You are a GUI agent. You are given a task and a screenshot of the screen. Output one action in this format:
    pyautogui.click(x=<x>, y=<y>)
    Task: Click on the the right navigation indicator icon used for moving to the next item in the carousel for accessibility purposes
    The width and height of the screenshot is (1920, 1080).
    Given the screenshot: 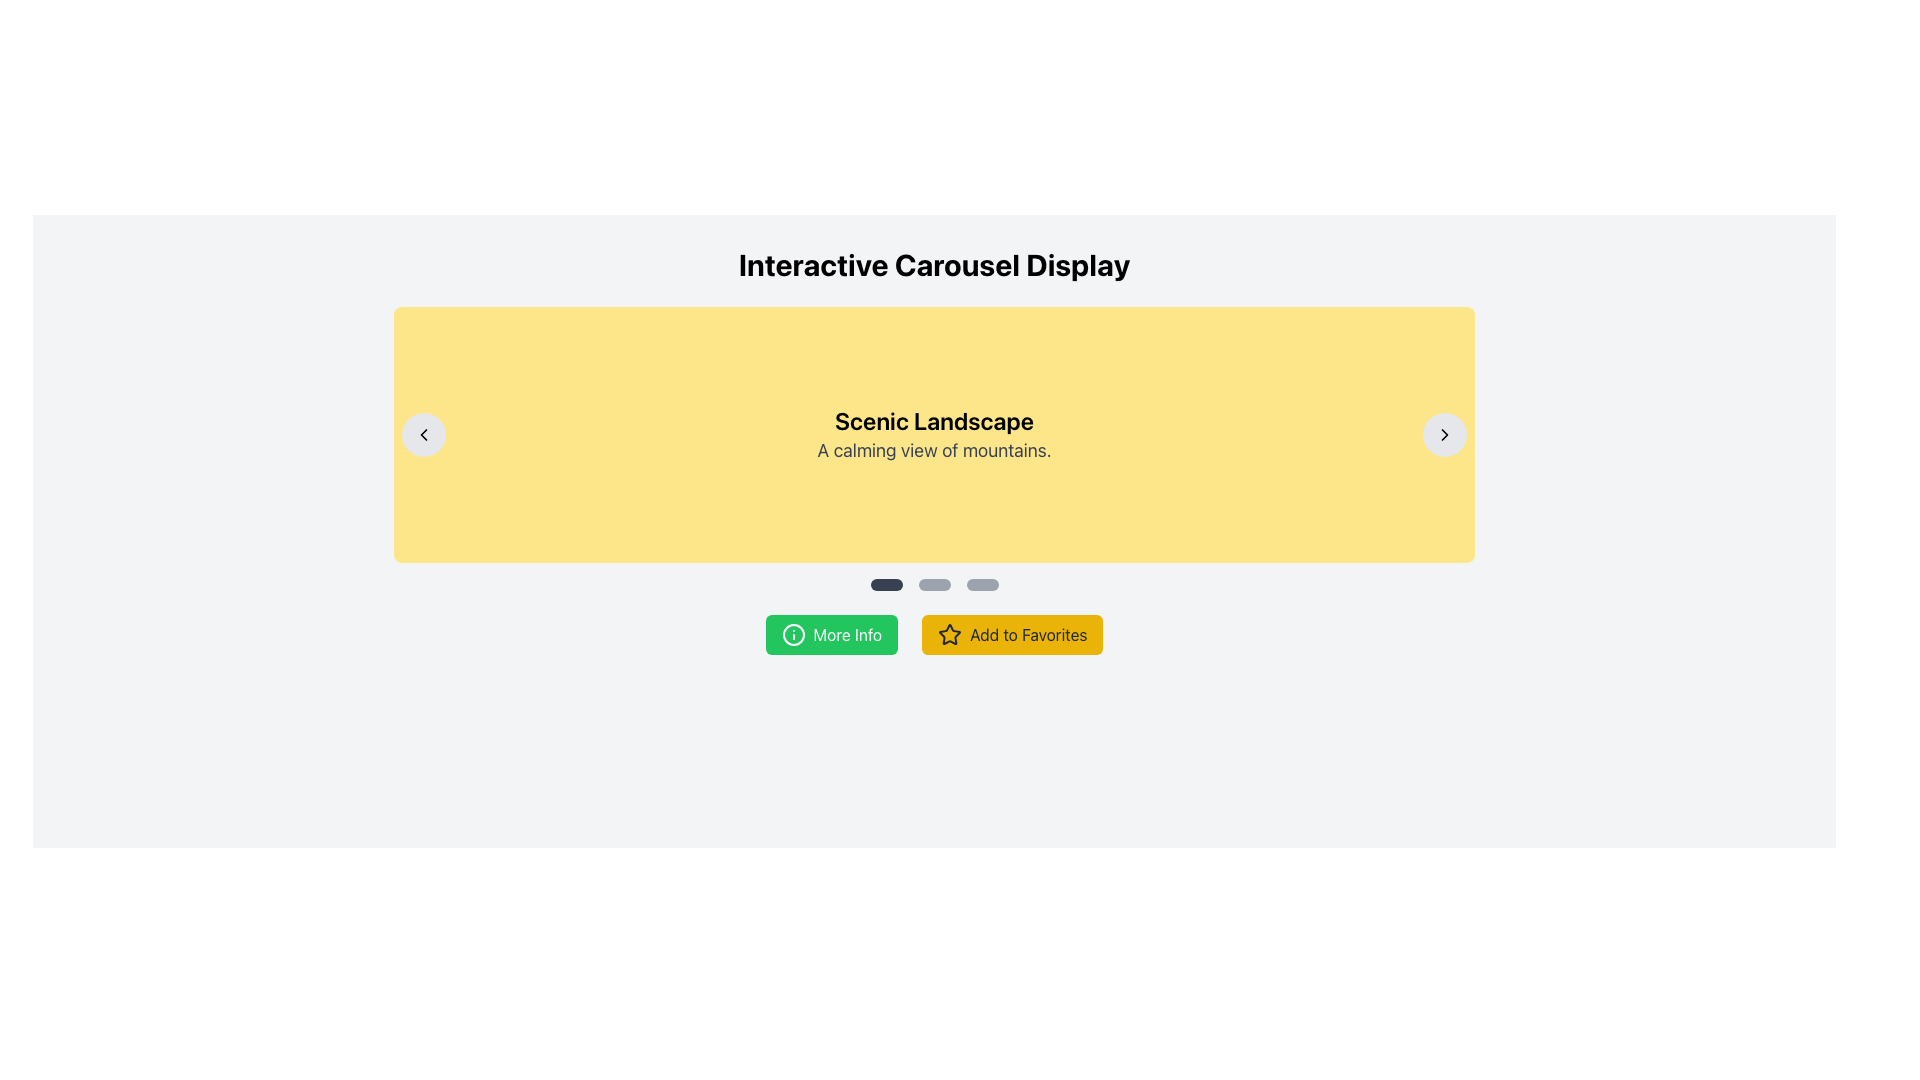 What is the action you would take?
    pyautogui.click(x=1445, y=434)
    